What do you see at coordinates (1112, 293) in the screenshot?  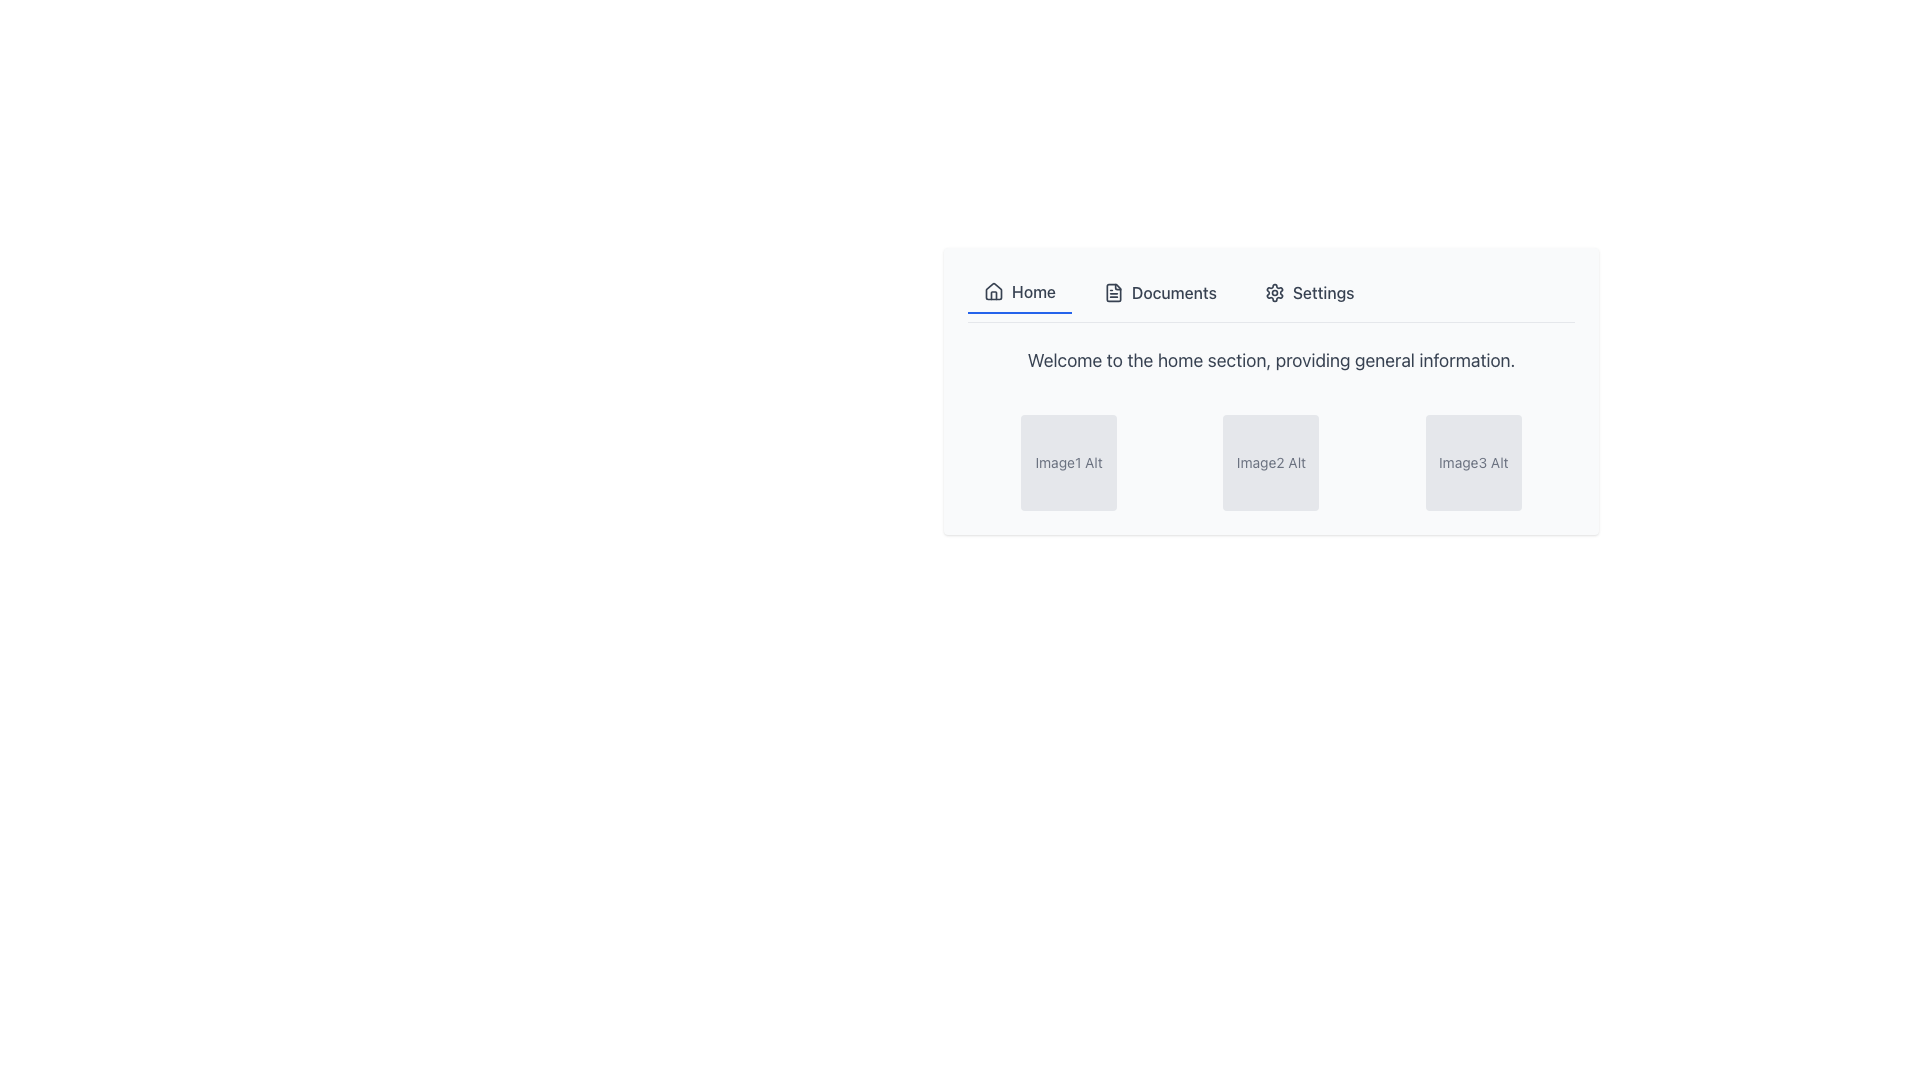 I see `the document outline icon located on the navigation bar` at bounding box center [1112, 293].